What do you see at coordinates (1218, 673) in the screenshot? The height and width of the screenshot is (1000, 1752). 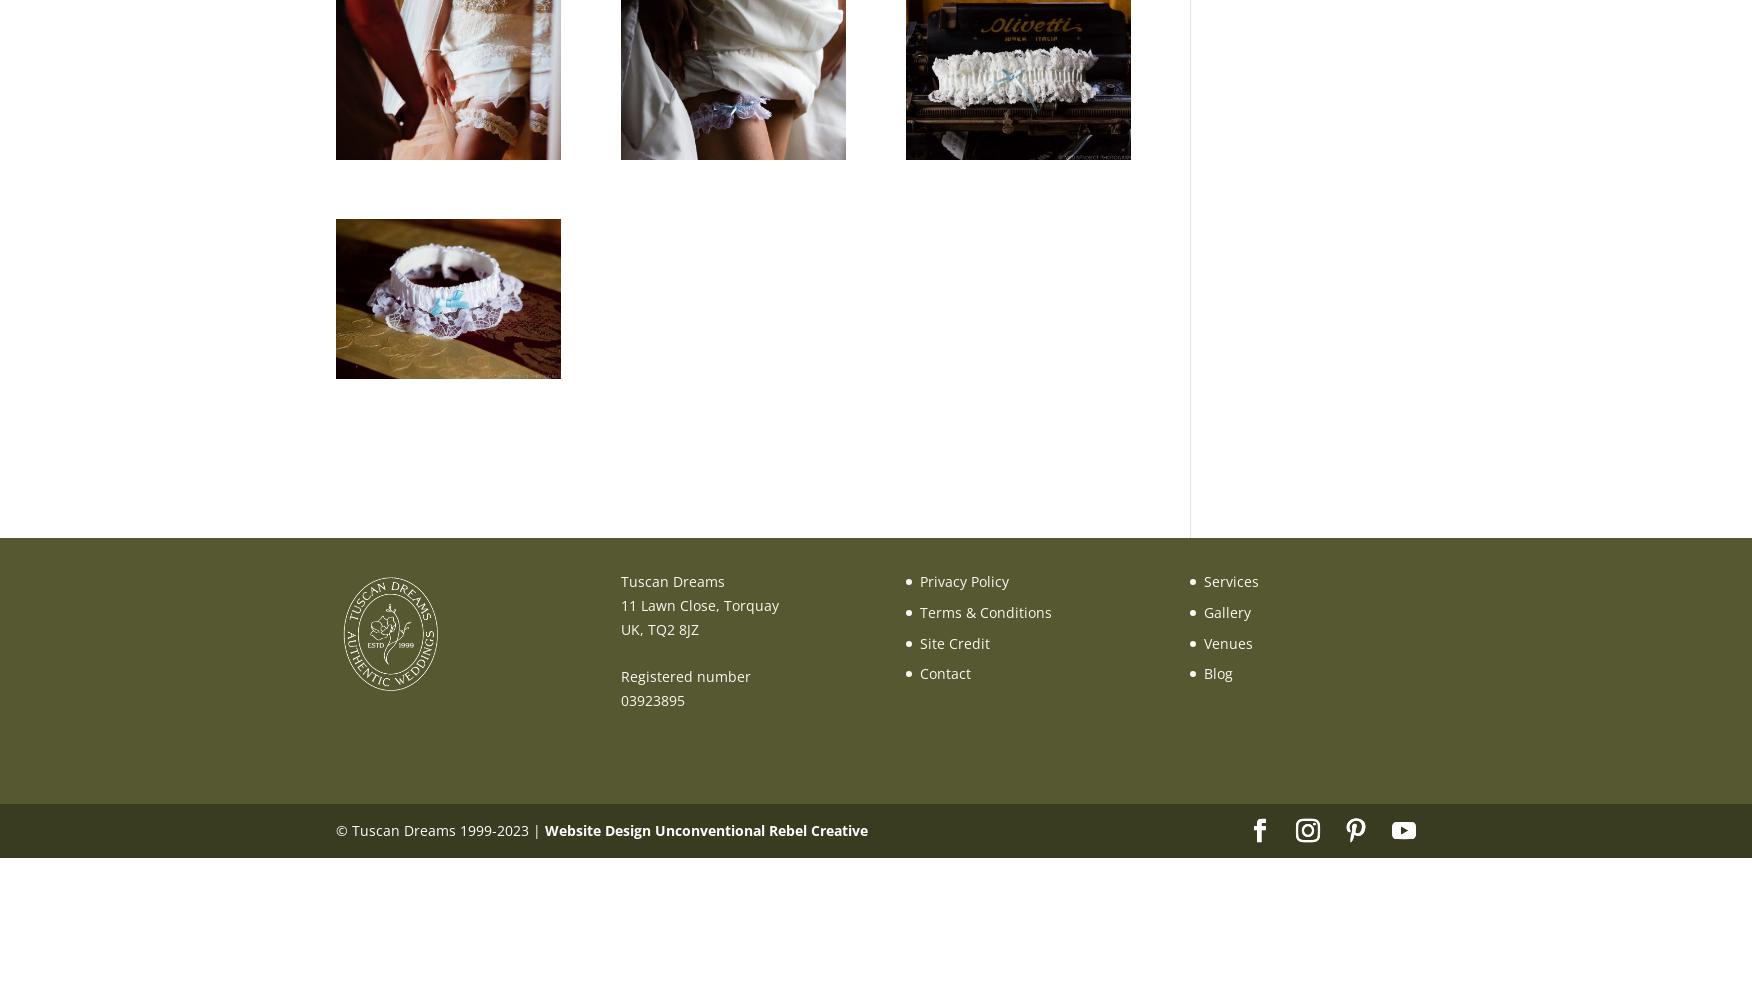 I see `'Blog'` at bounding box center [1218, 673].